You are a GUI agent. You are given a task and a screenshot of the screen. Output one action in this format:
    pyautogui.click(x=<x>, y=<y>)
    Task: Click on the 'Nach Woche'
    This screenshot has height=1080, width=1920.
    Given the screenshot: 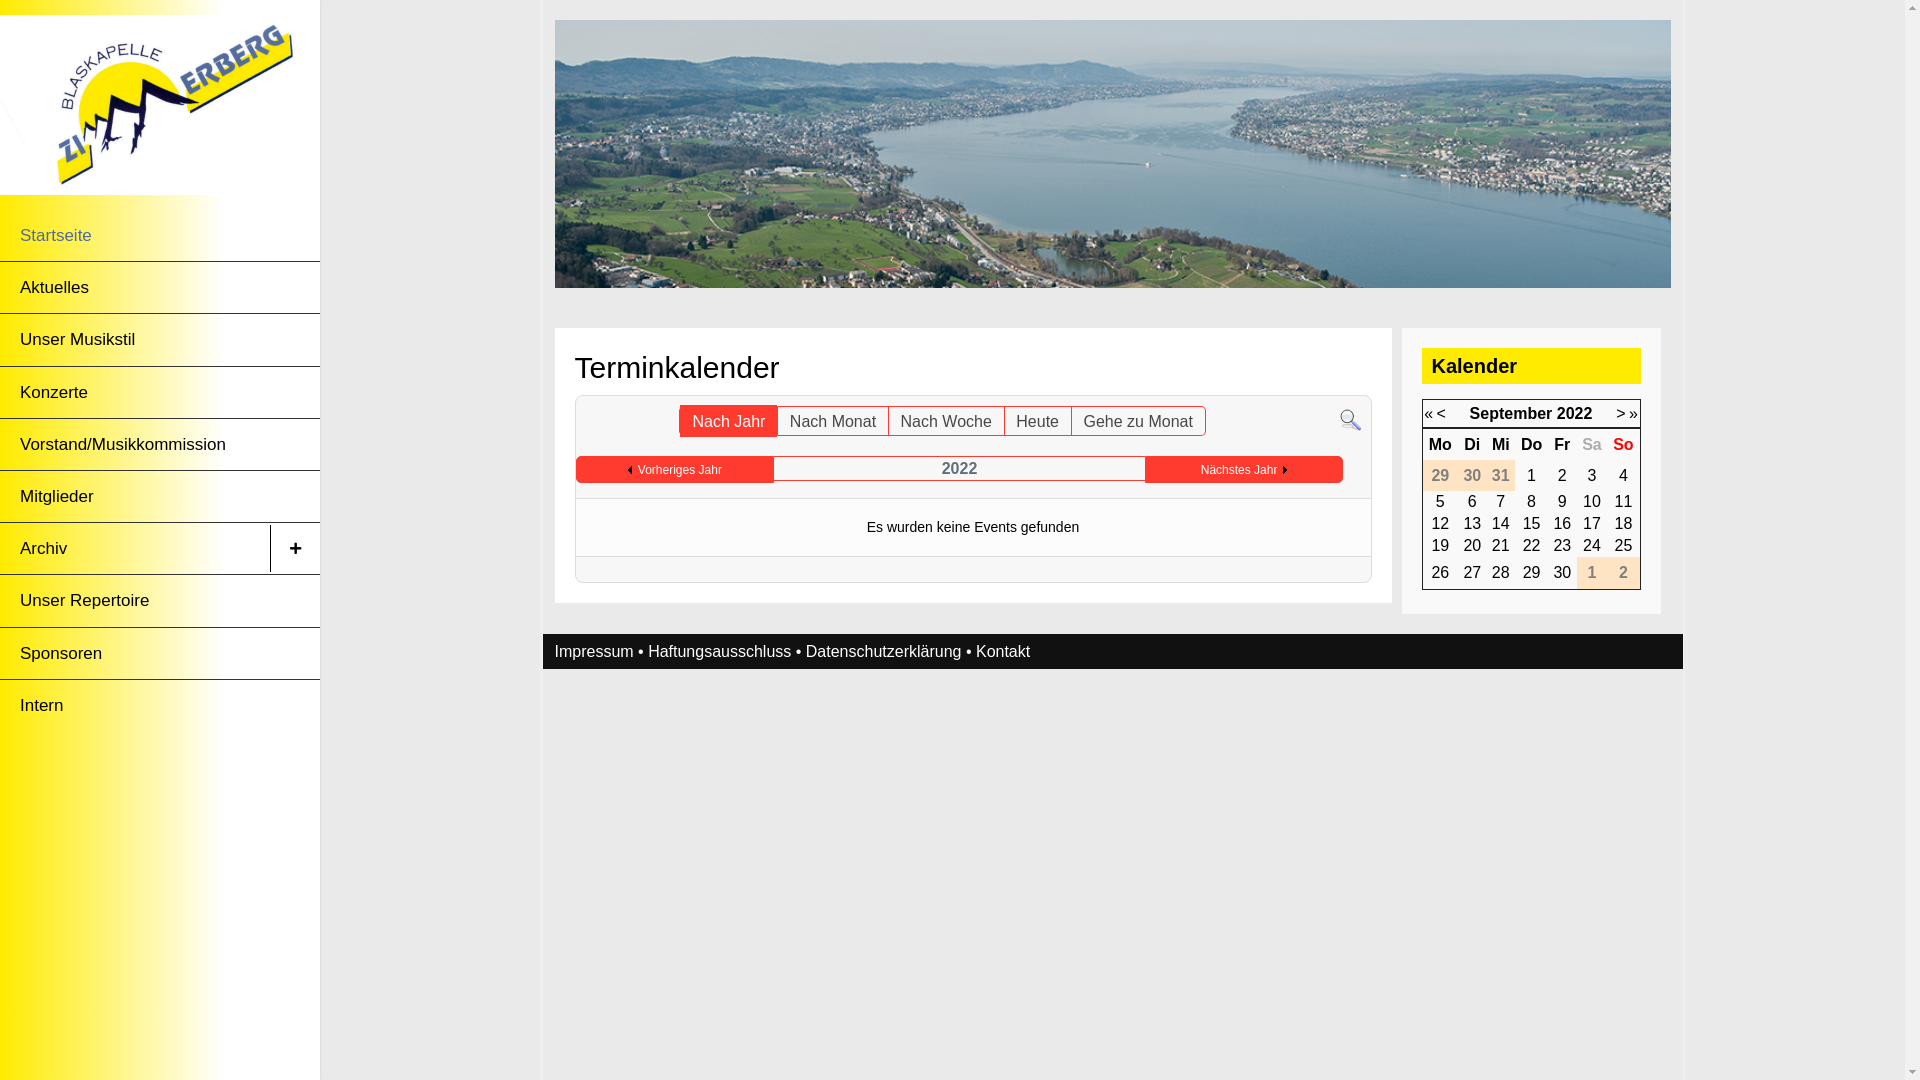 What is the action you would take?
    pyautogui.click(x=945, y=419)
    